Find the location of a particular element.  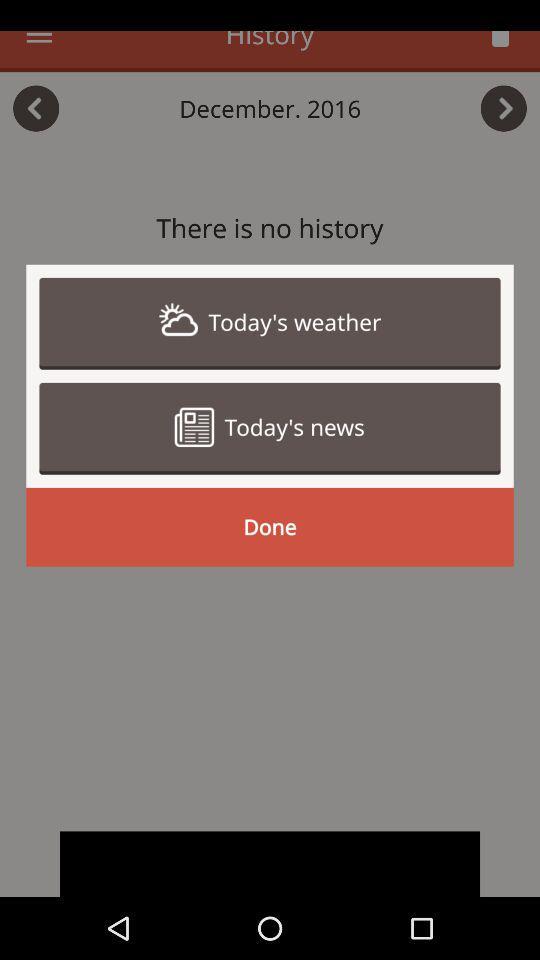

the done button is located at coordinates (270, 526).